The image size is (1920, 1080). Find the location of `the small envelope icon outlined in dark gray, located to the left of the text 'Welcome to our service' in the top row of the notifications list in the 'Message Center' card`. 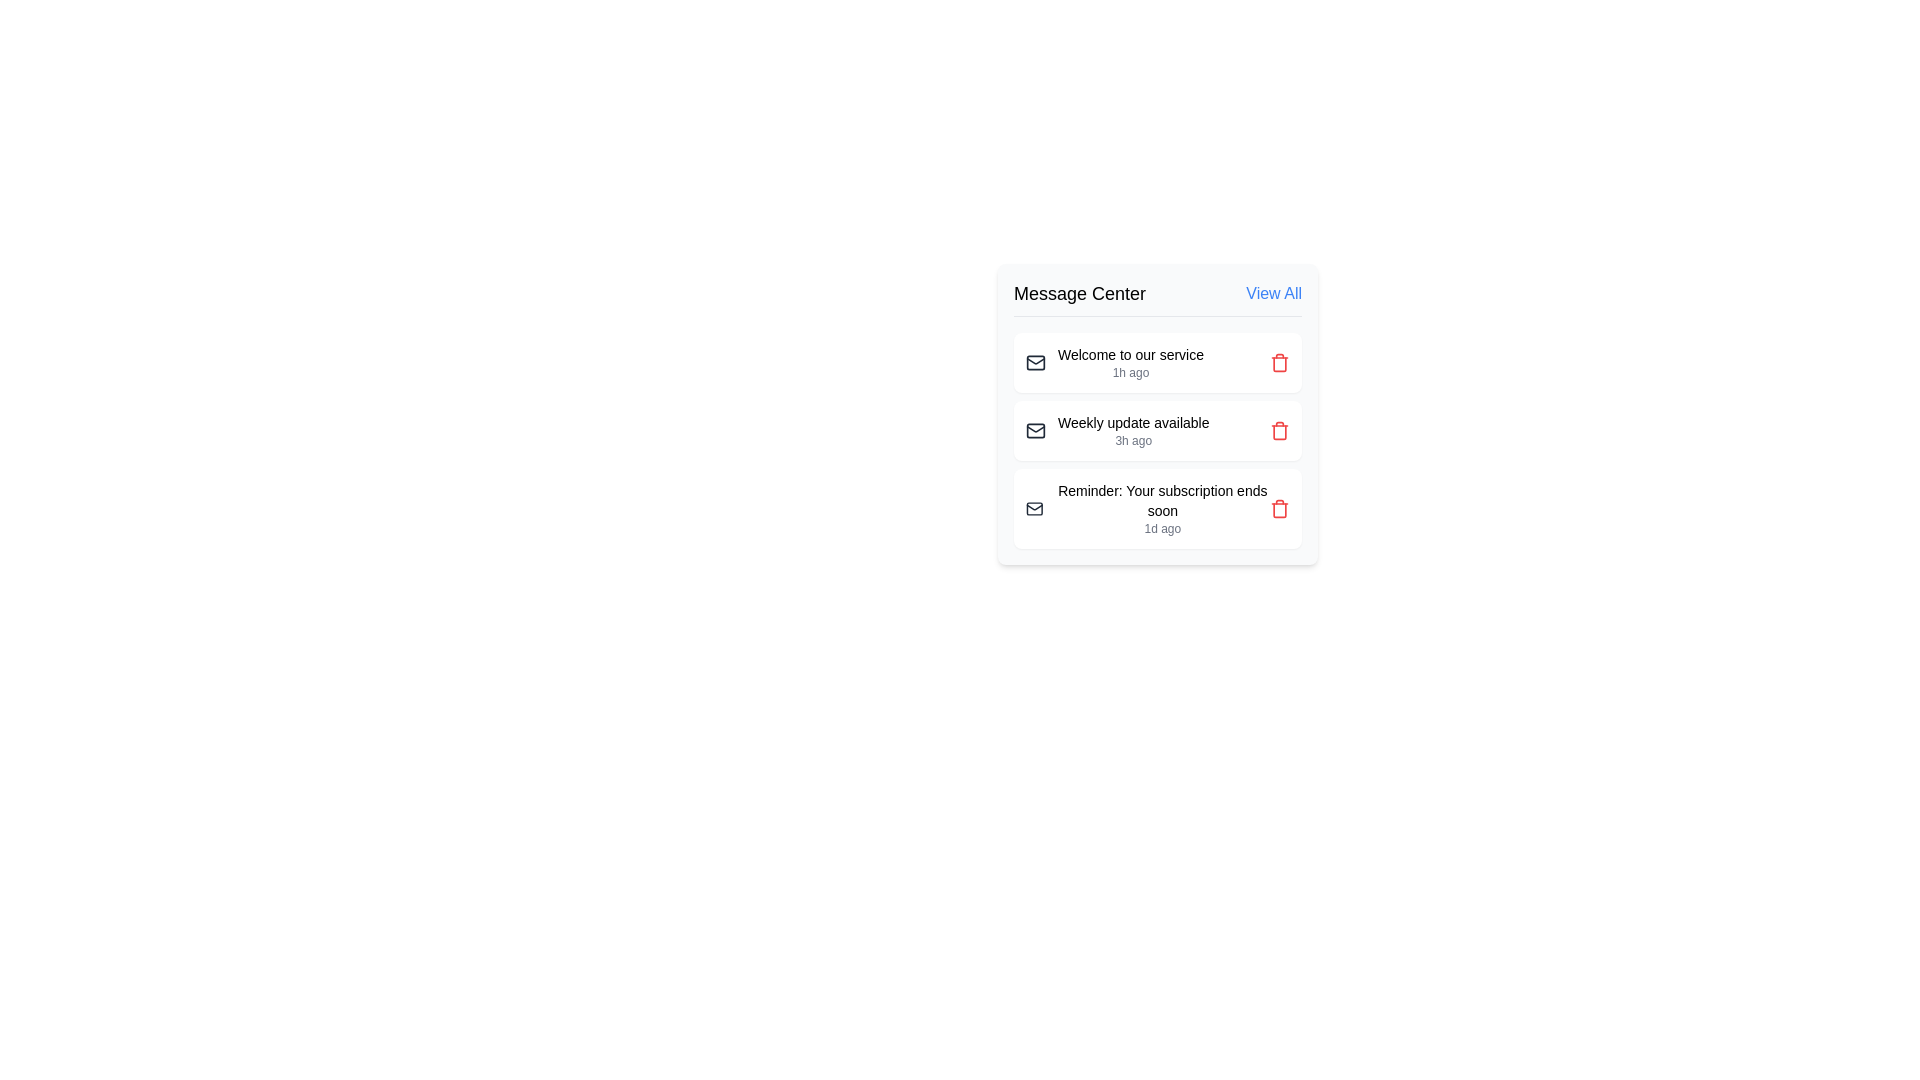

the small envelope icon outlined in dark gray, located to the left of the text 'Welcome to our service' in the top row of the notifications list in the 'Message Center' card is located at coordinates (1036, 362).